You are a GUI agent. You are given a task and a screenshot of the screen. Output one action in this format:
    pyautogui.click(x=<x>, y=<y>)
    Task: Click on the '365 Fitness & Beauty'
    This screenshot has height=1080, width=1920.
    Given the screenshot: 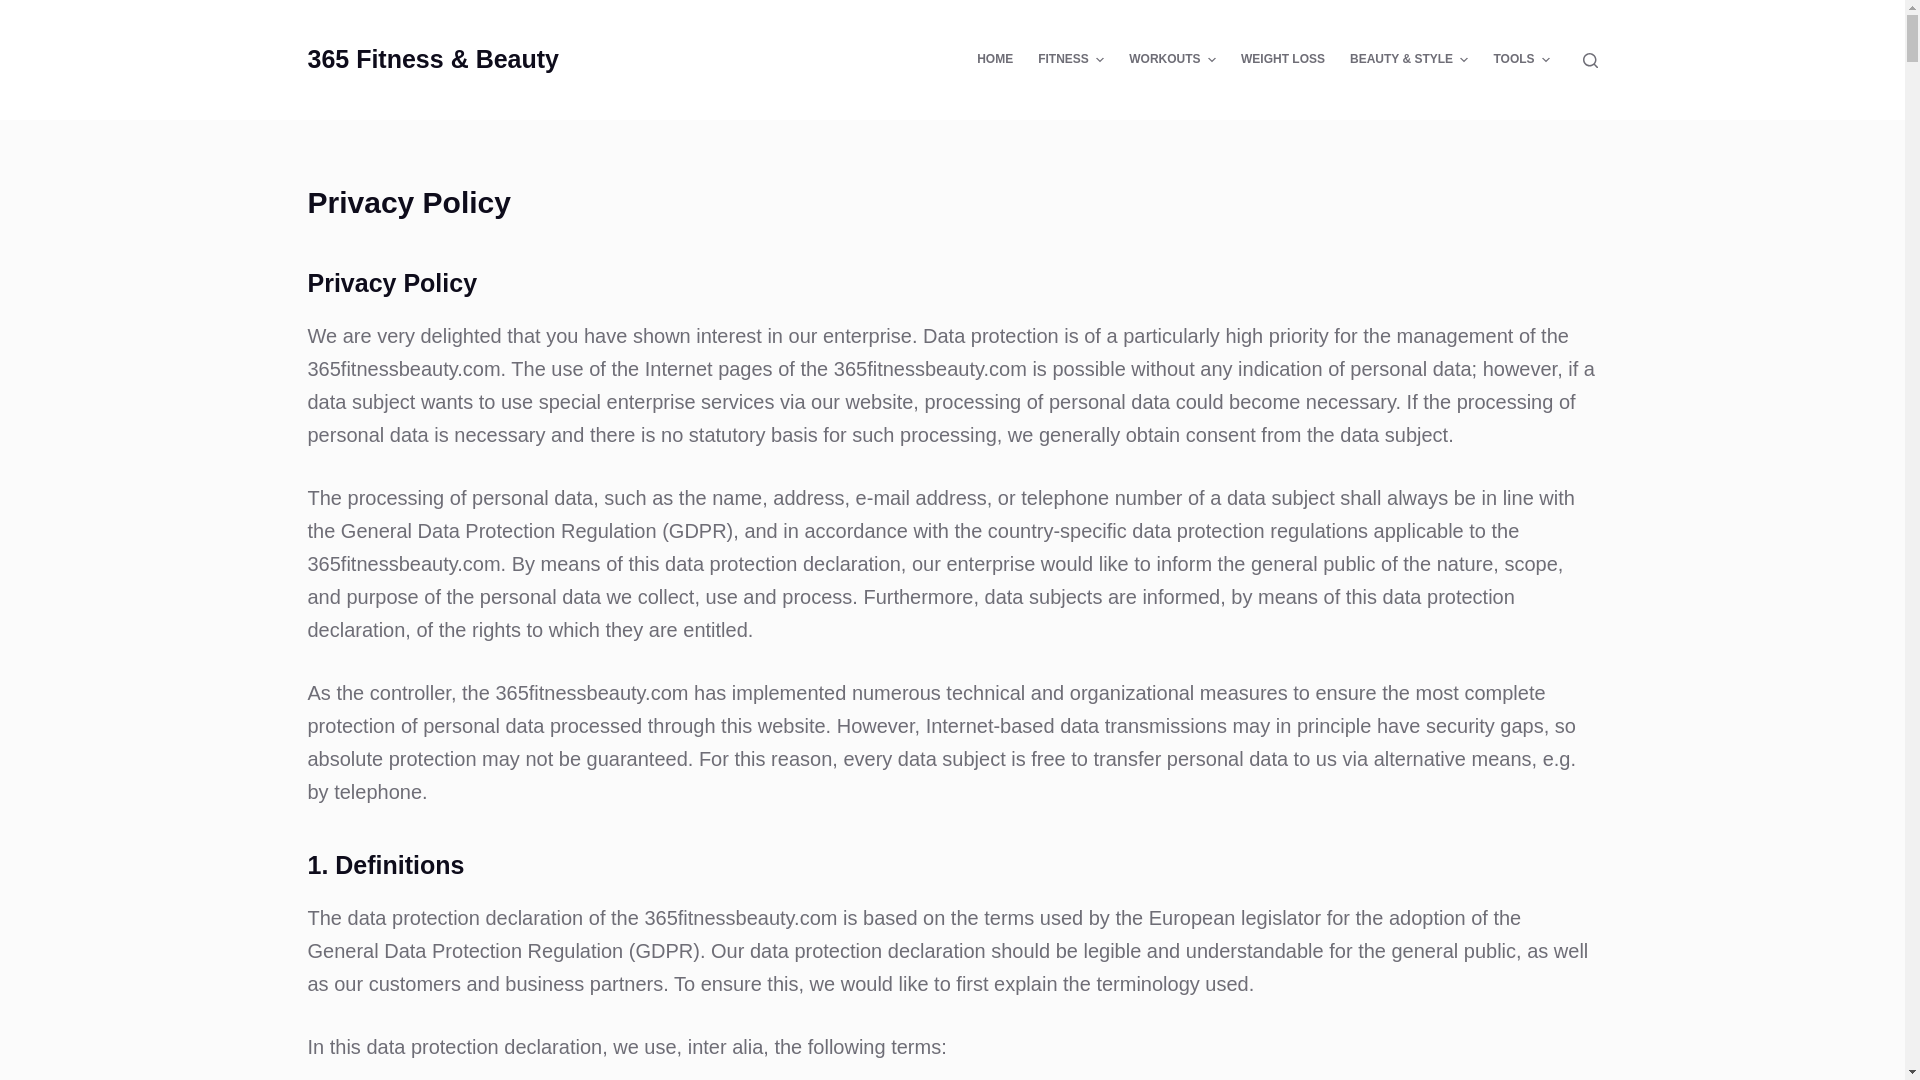 What is the action you would take?
    pyautogui.click(x=432, y=57)
    